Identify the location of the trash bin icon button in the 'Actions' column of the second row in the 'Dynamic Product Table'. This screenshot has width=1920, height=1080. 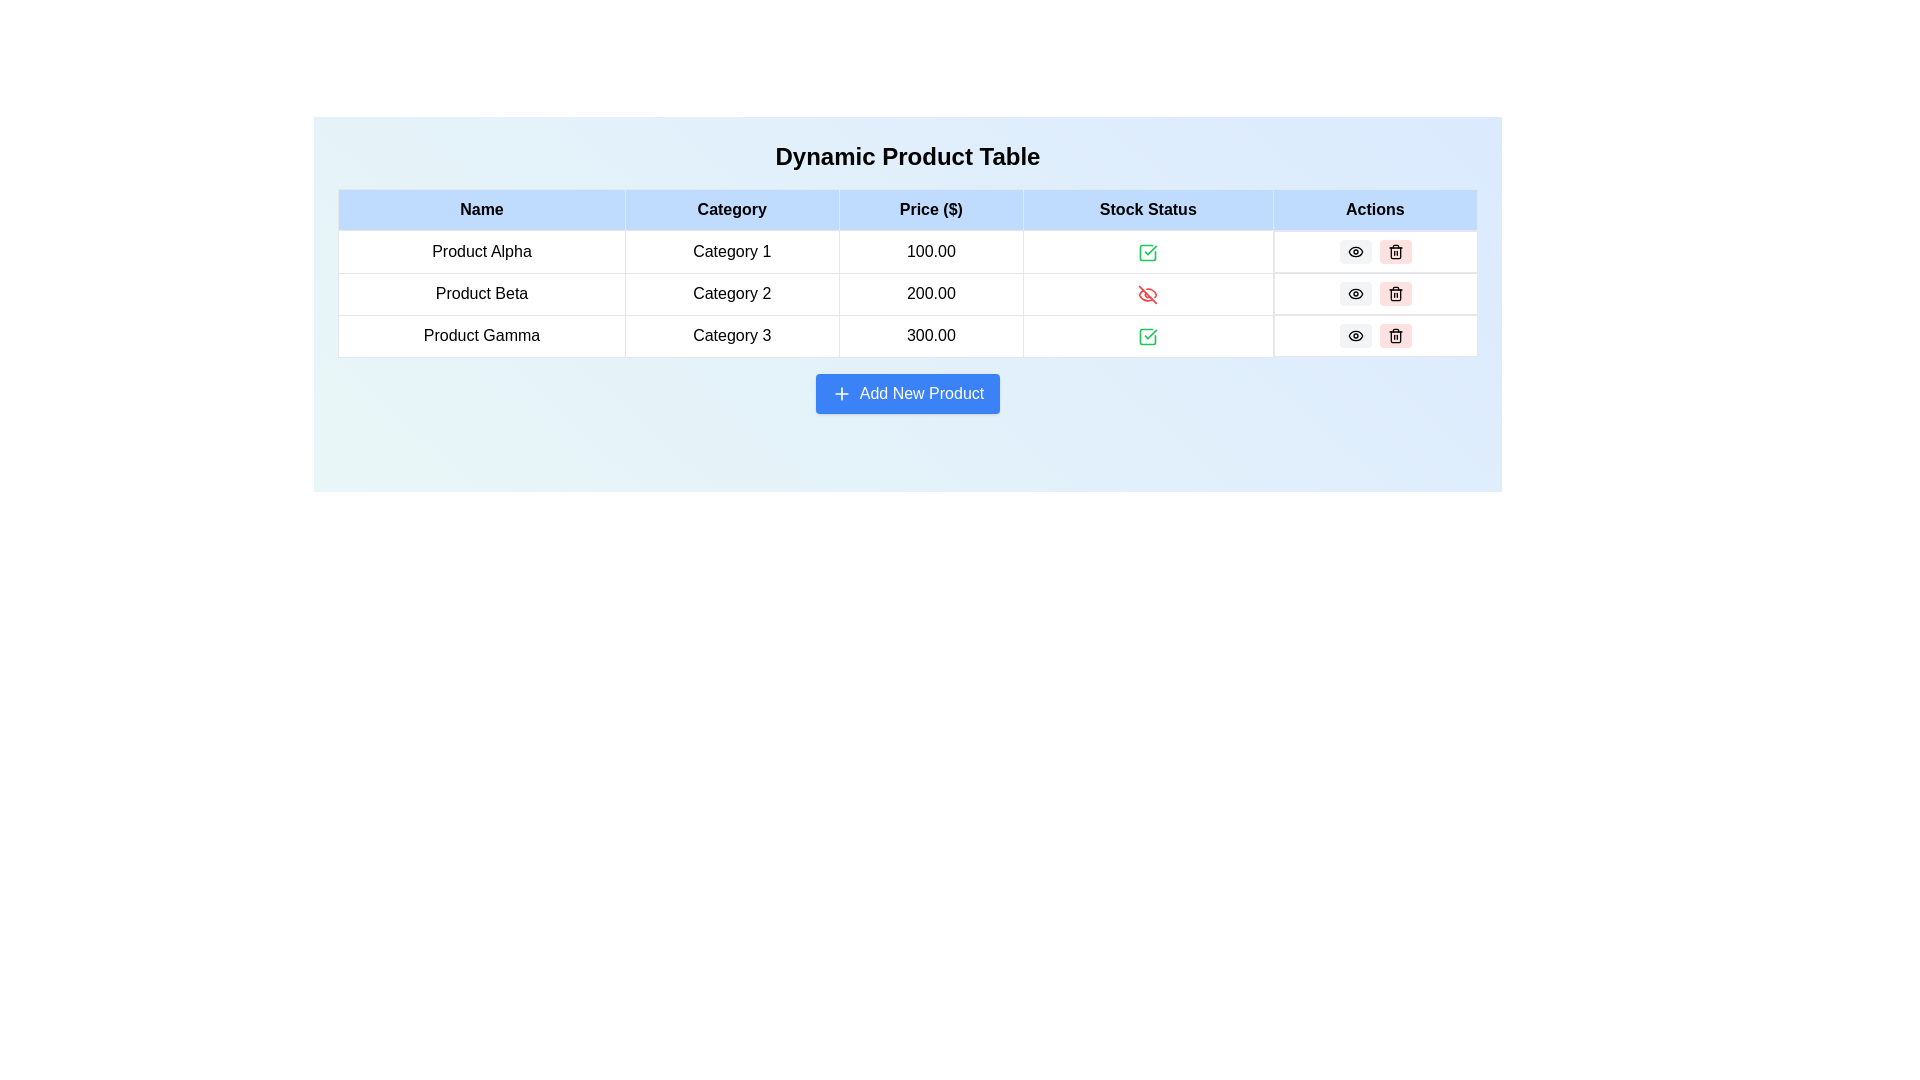
(1394, 293).